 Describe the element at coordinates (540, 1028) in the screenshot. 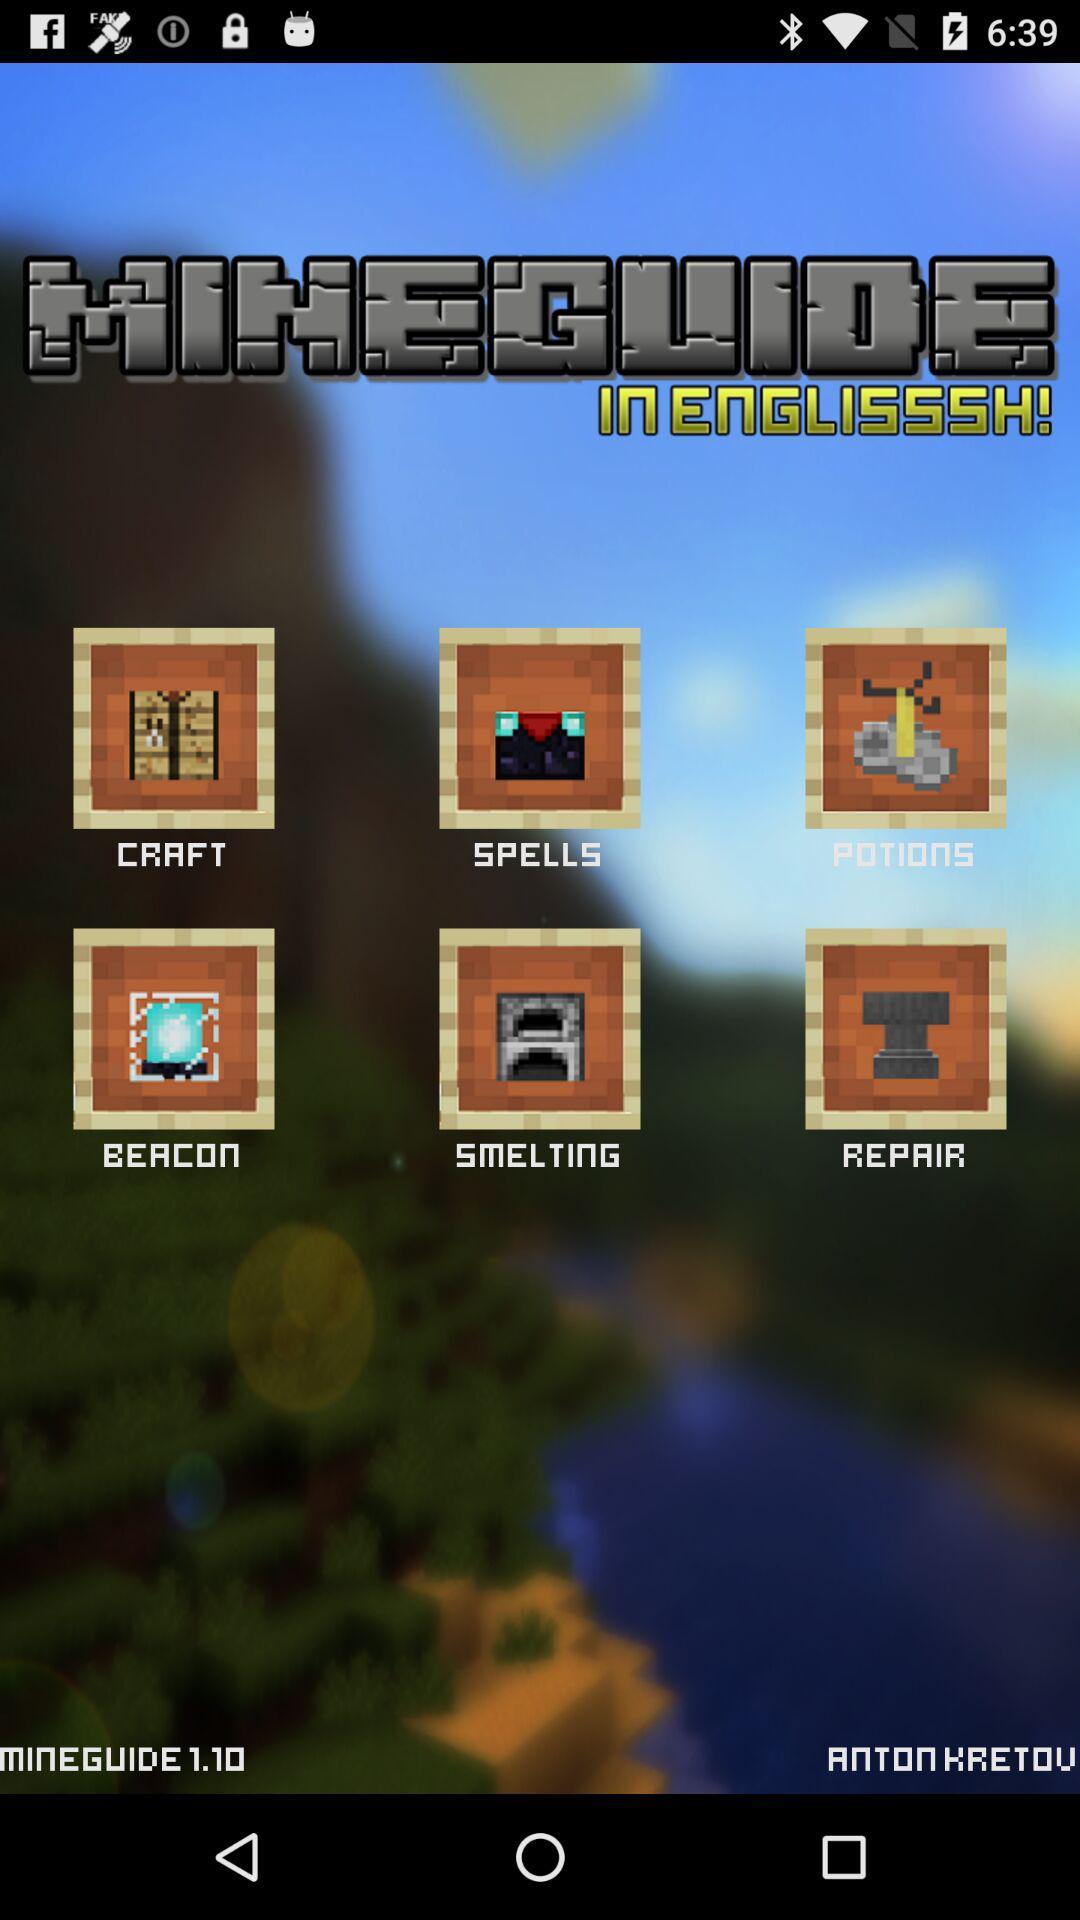

I see `link to smelting information` at that location.